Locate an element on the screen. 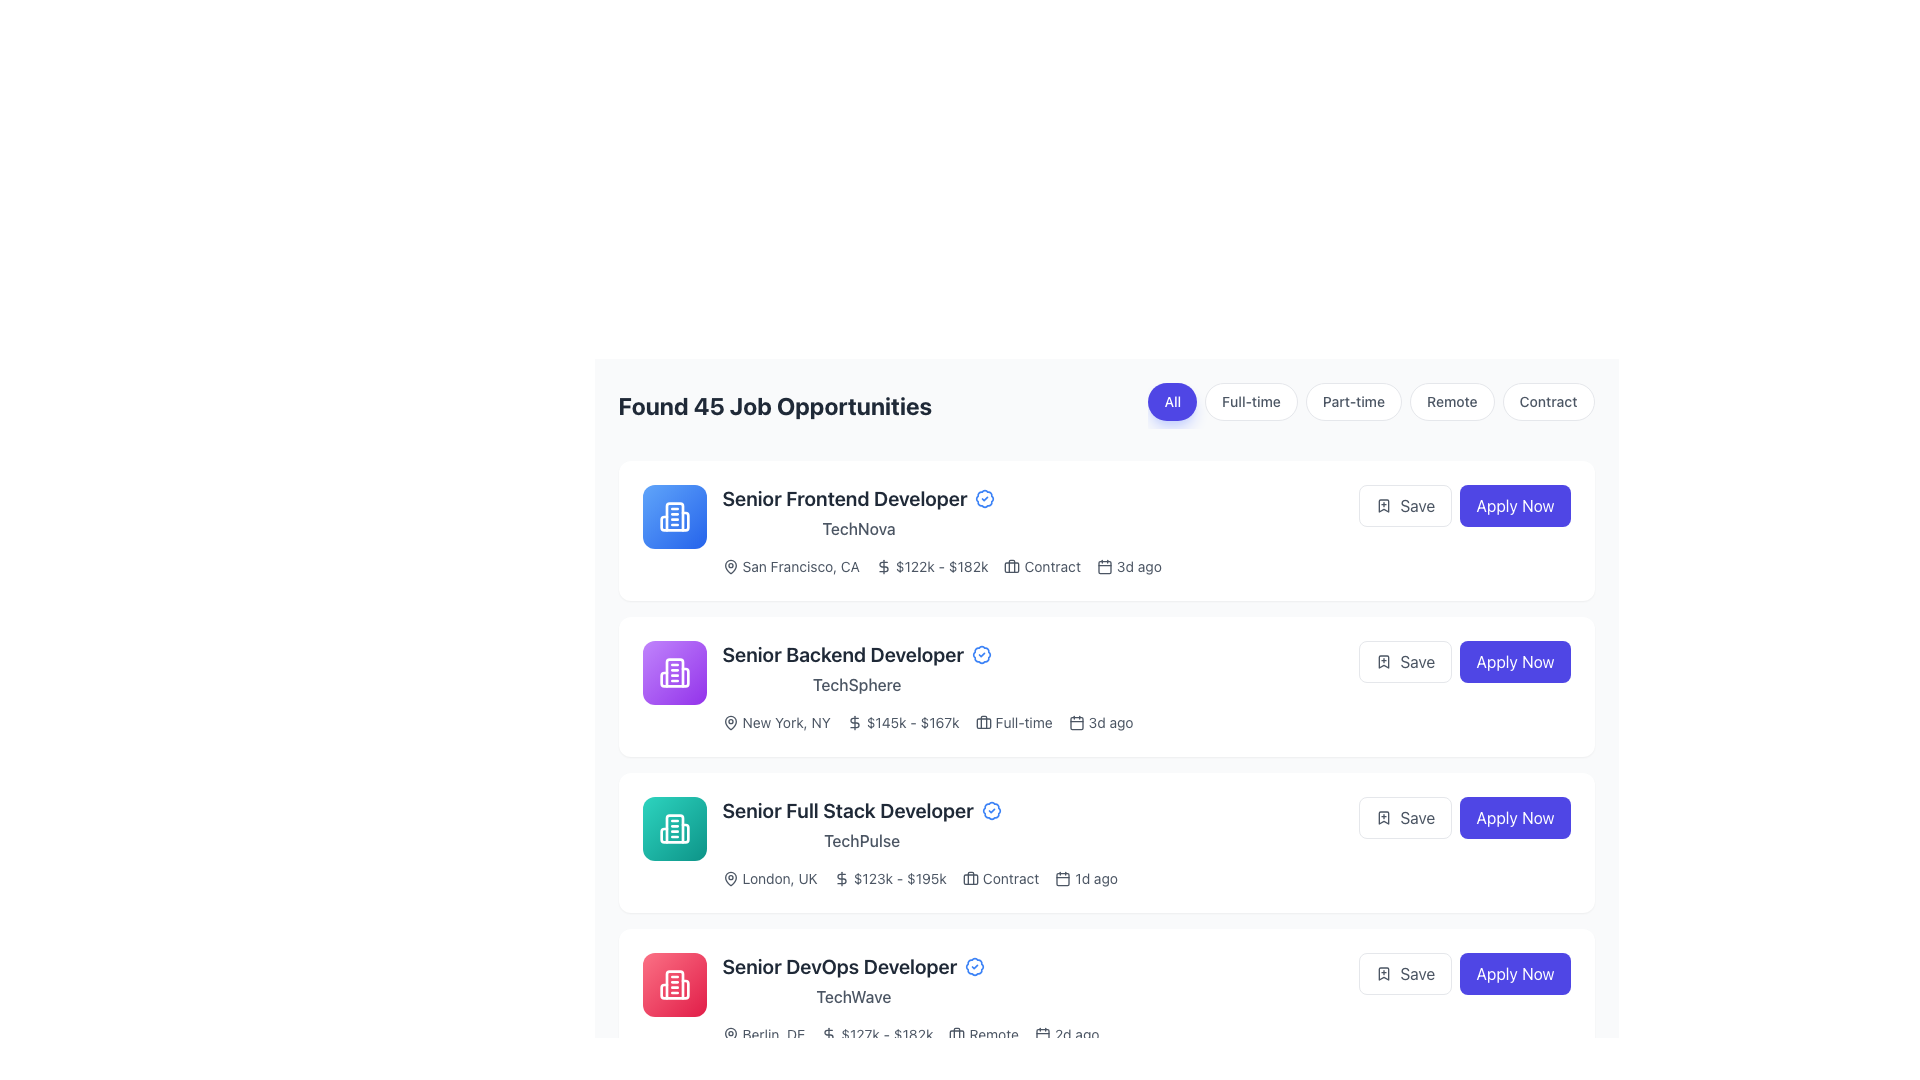 The height and width of the screenshot is (1080, 1920). text from the Text Label displaying 'Senior Frontend Developer' with subtext 'TechNova', located in the first job listing's main text area, to the right of a blue company icon is located at coordinates (859, 512).